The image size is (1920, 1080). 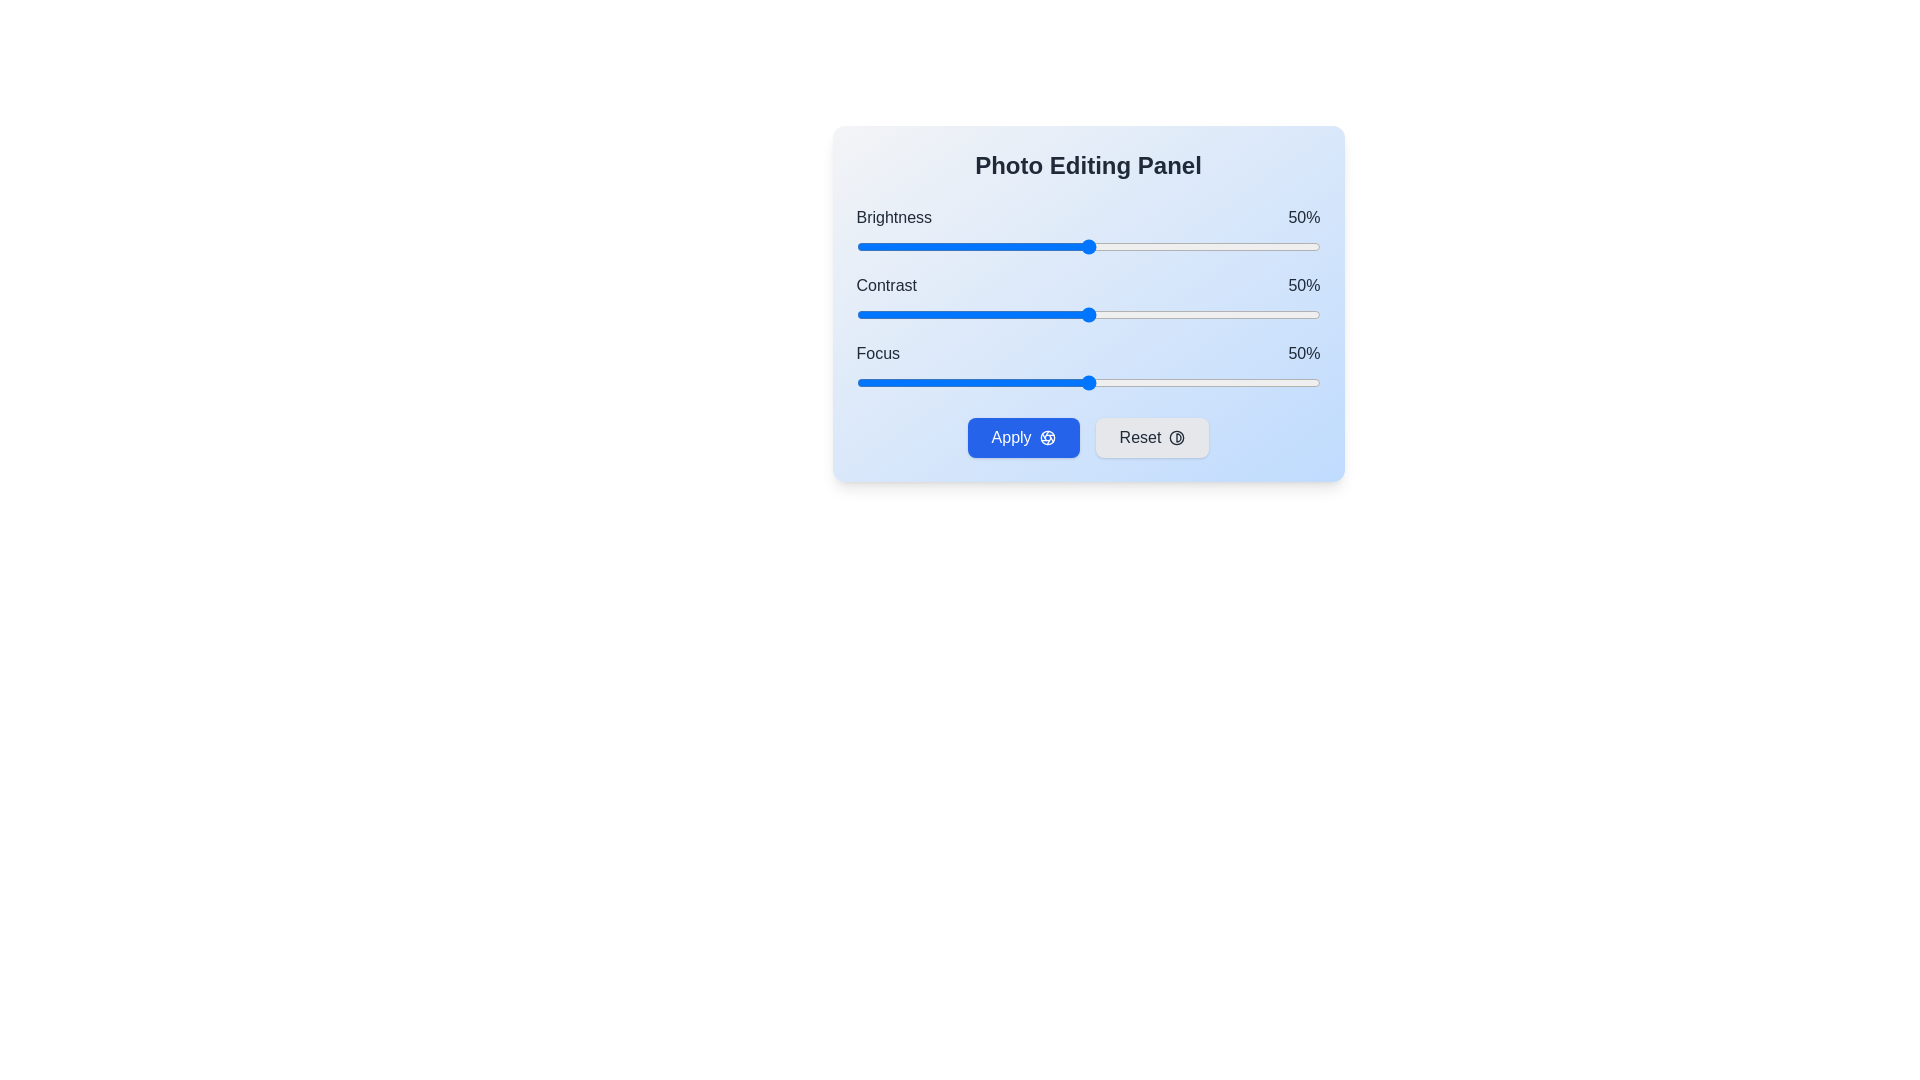 I want to click on 'Reset' button to reset the settings, so click(x=1152, y=437).